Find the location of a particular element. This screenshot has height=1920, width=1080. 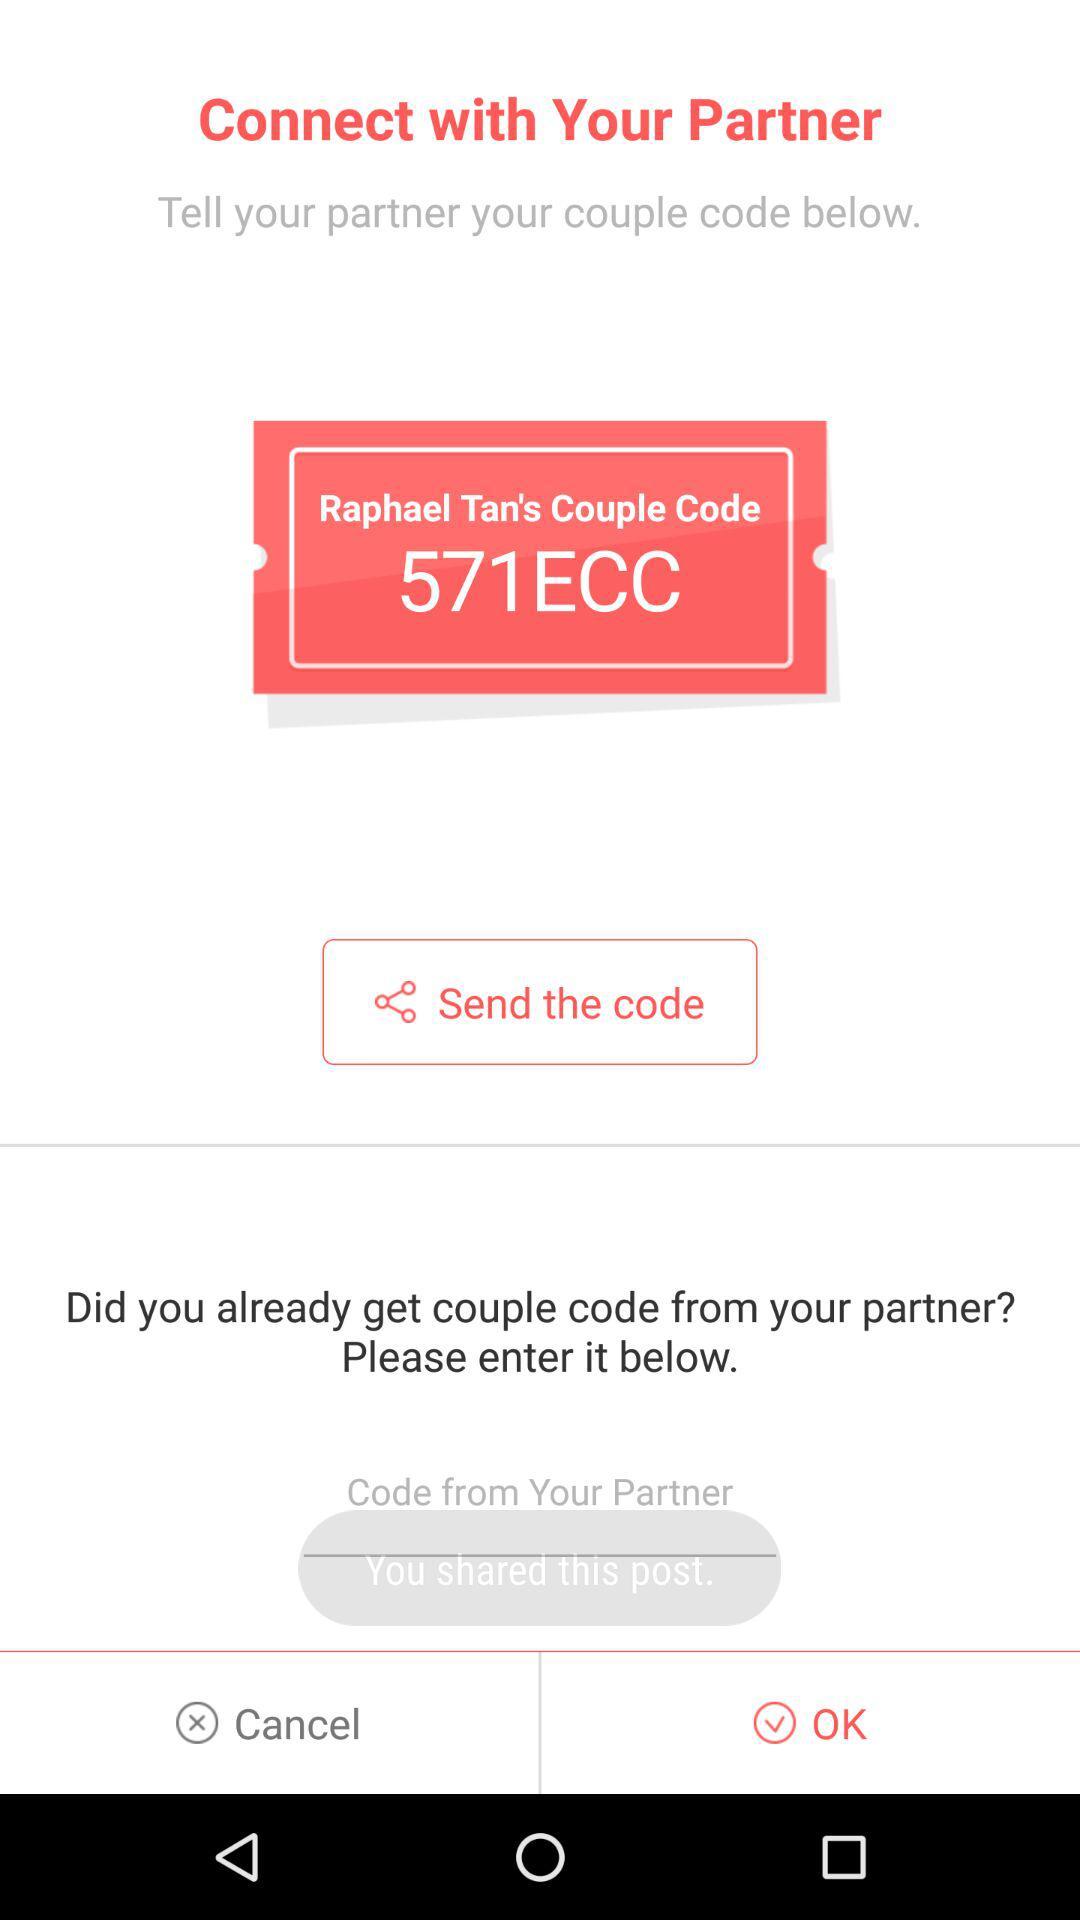

the send the code item is located at coordinates (540, 1002).